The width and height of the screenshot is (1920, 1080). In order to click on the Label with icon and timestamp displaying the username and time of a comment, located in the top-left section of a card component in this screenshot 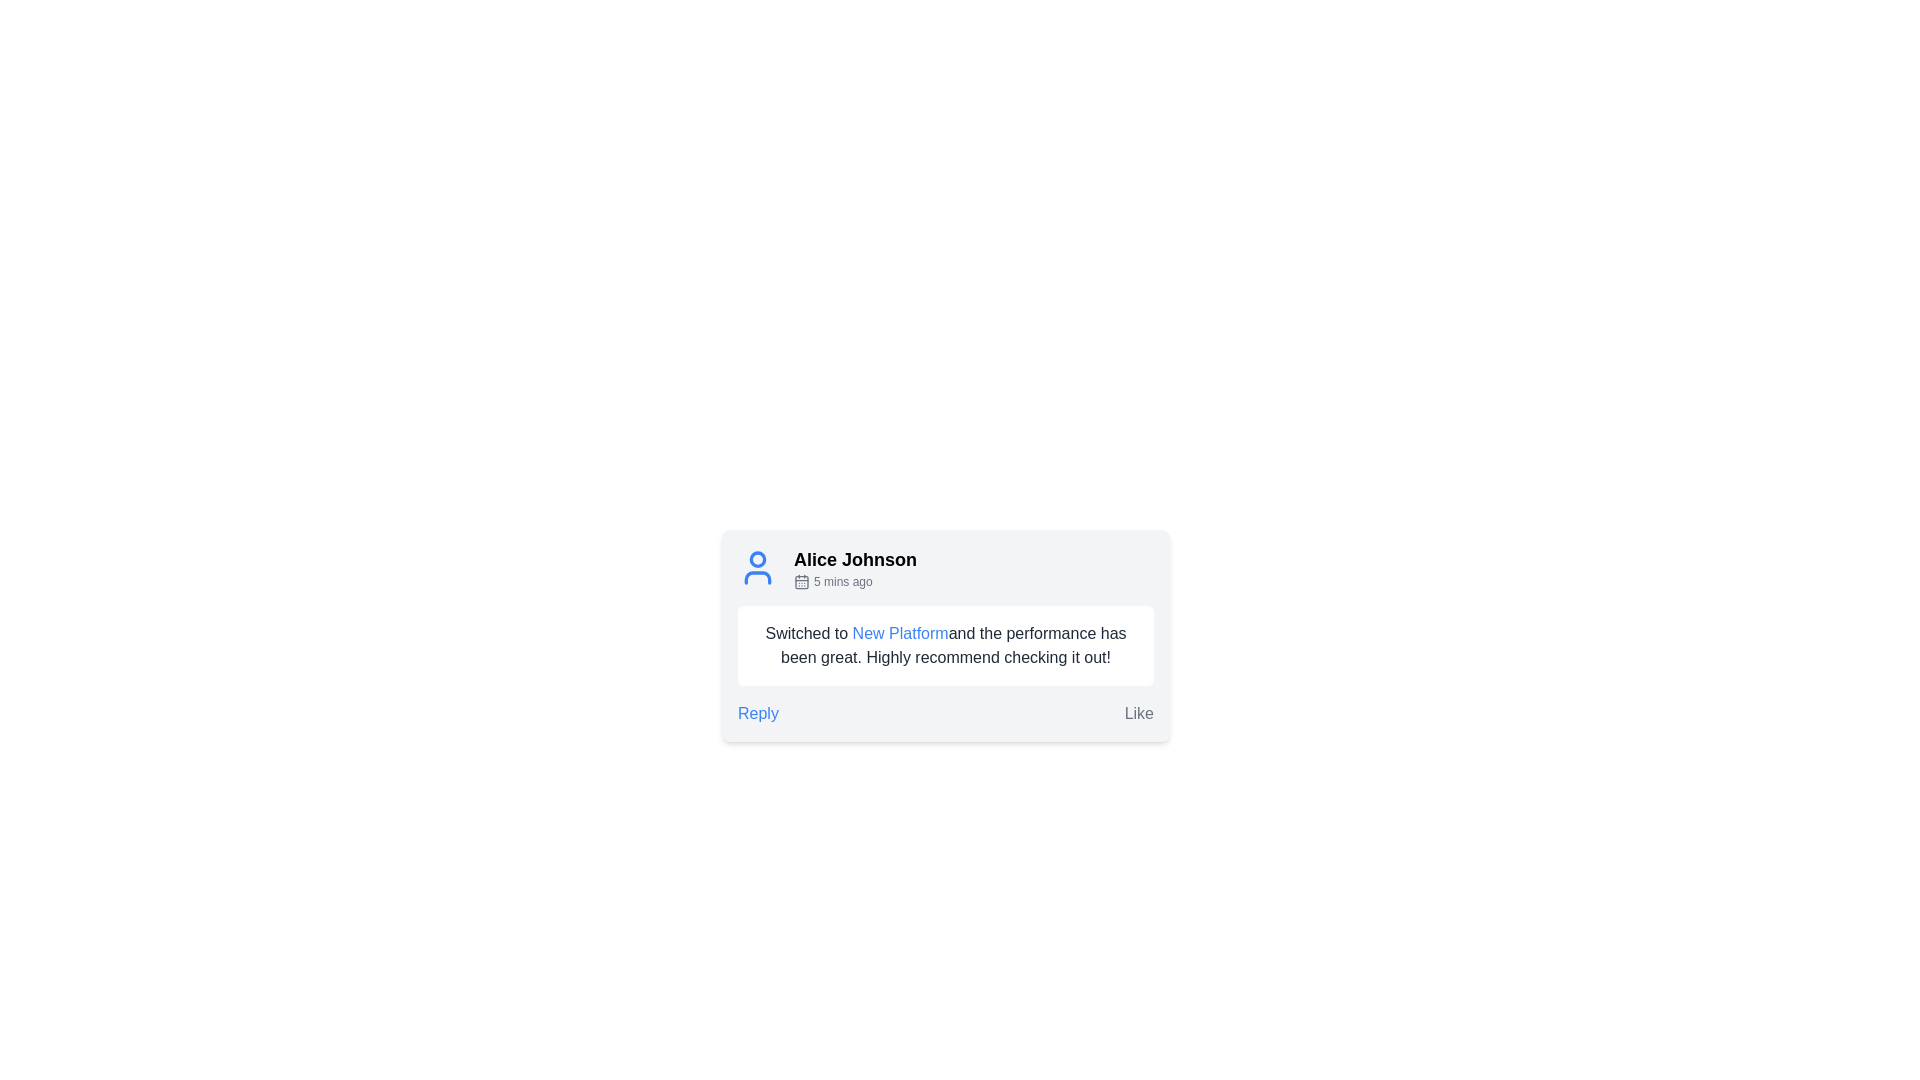, I will do `click(855, 567)`.